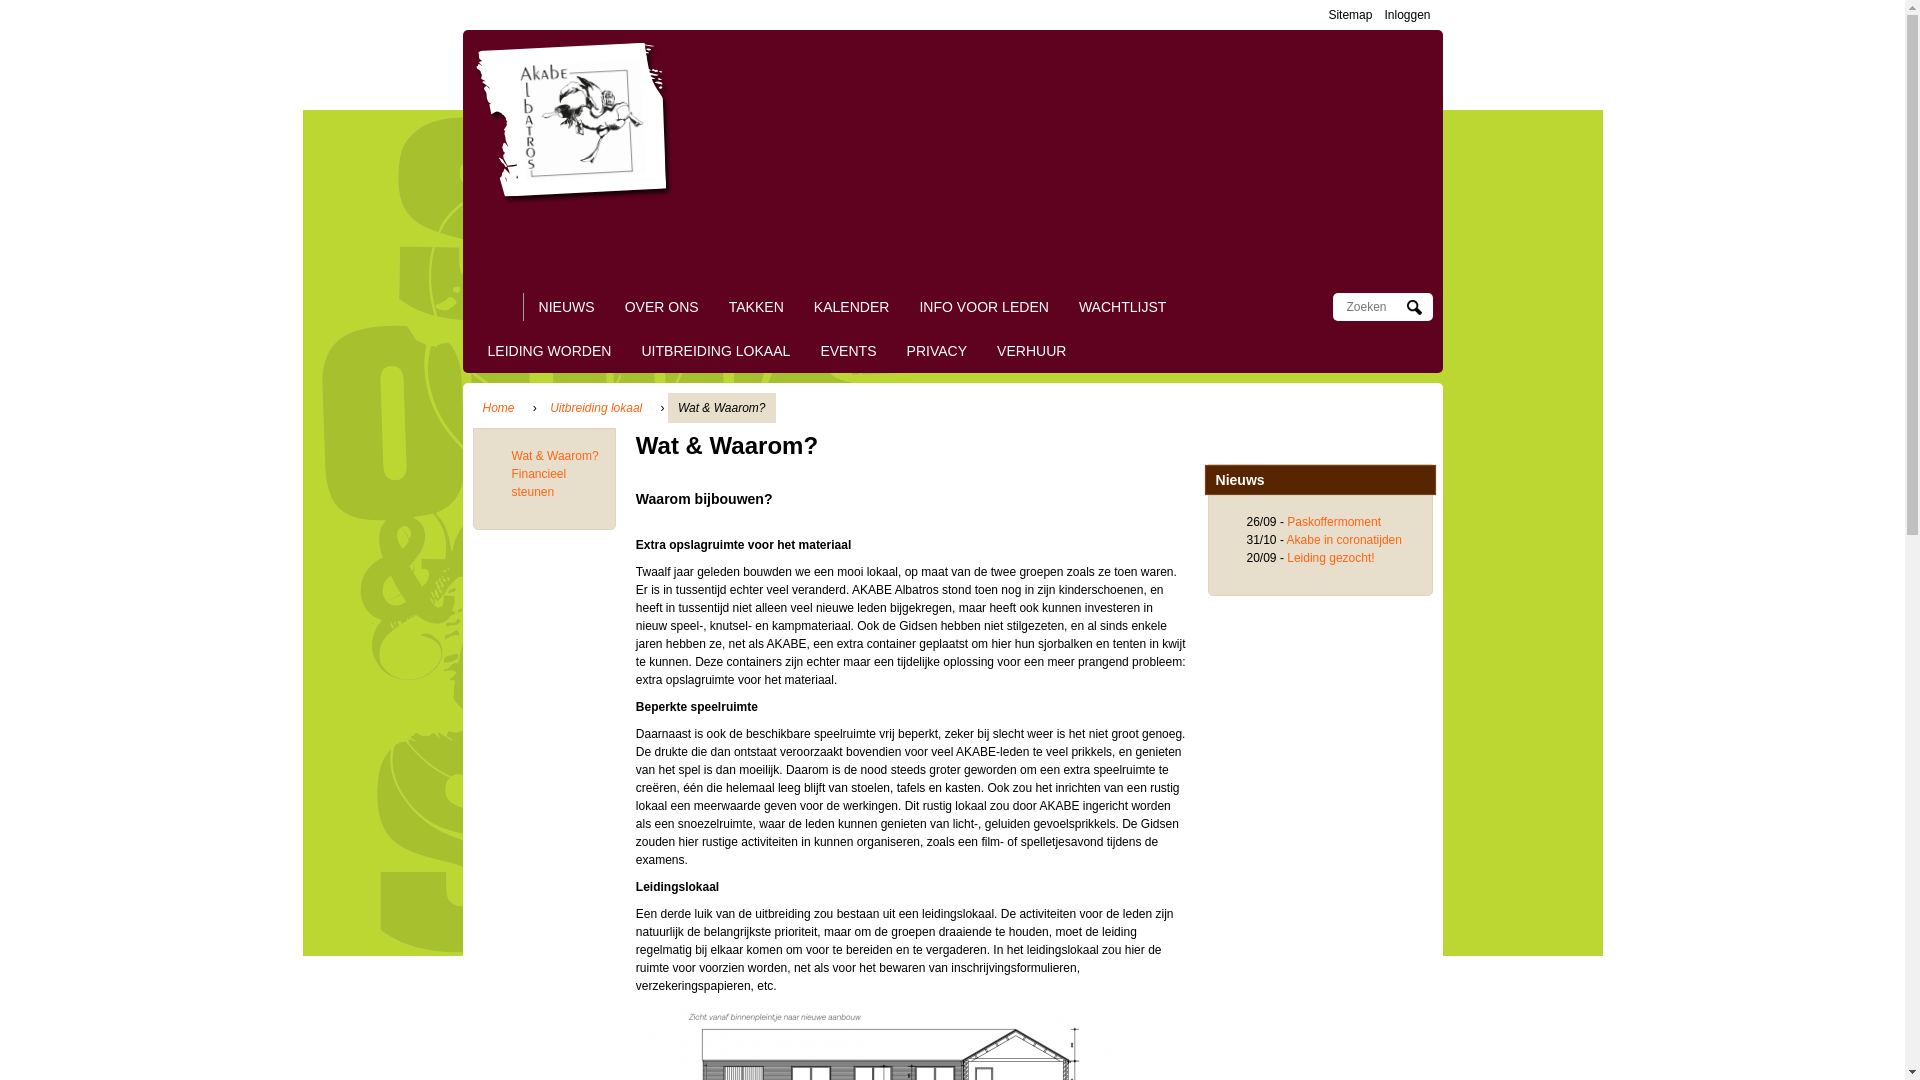  What do you see at coordinates (623, 307) in the screenshot?
I see `'OVER ONS'` at bounding box center [623, 307].